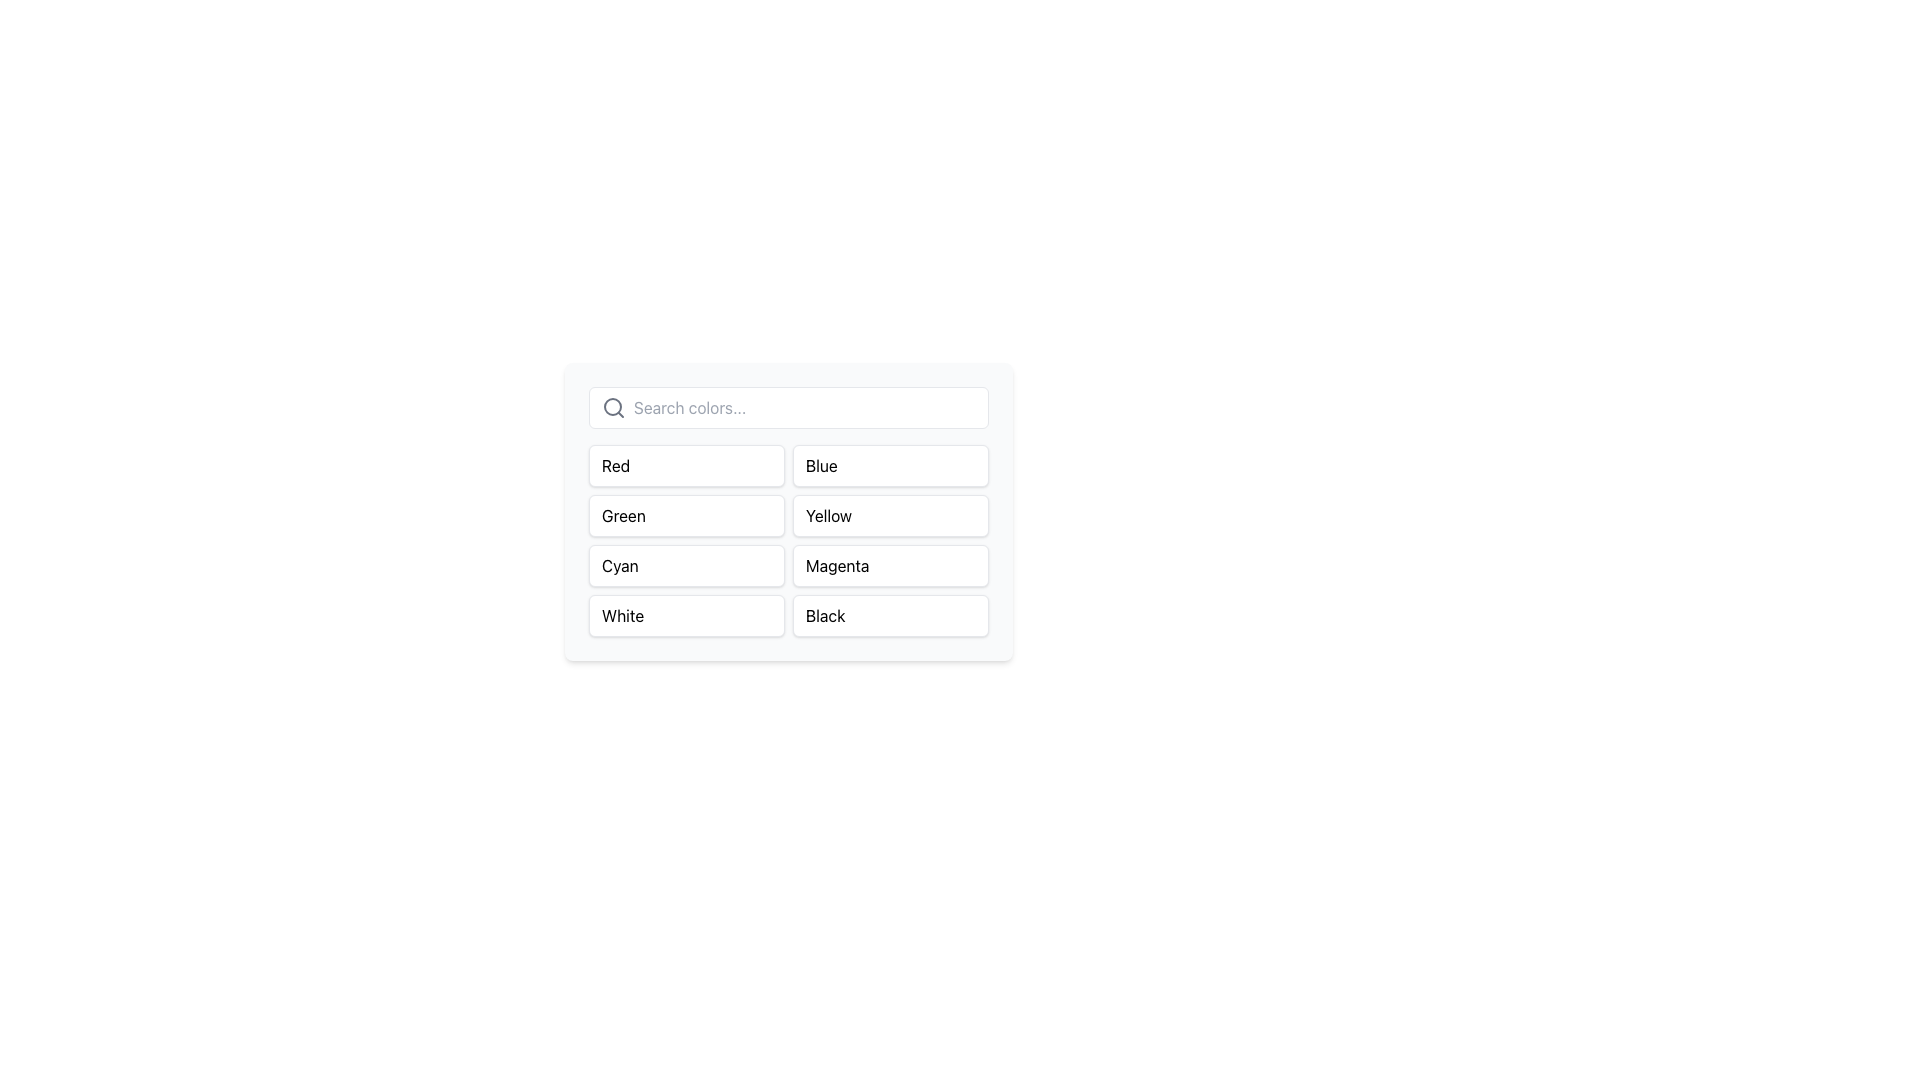 The height and width of the screenshot is (1080, 1920). Describe the element at coordinates (686, 466) in the screenshot. I see `the rectangular button labeled 'Red' with a white background` at that location.